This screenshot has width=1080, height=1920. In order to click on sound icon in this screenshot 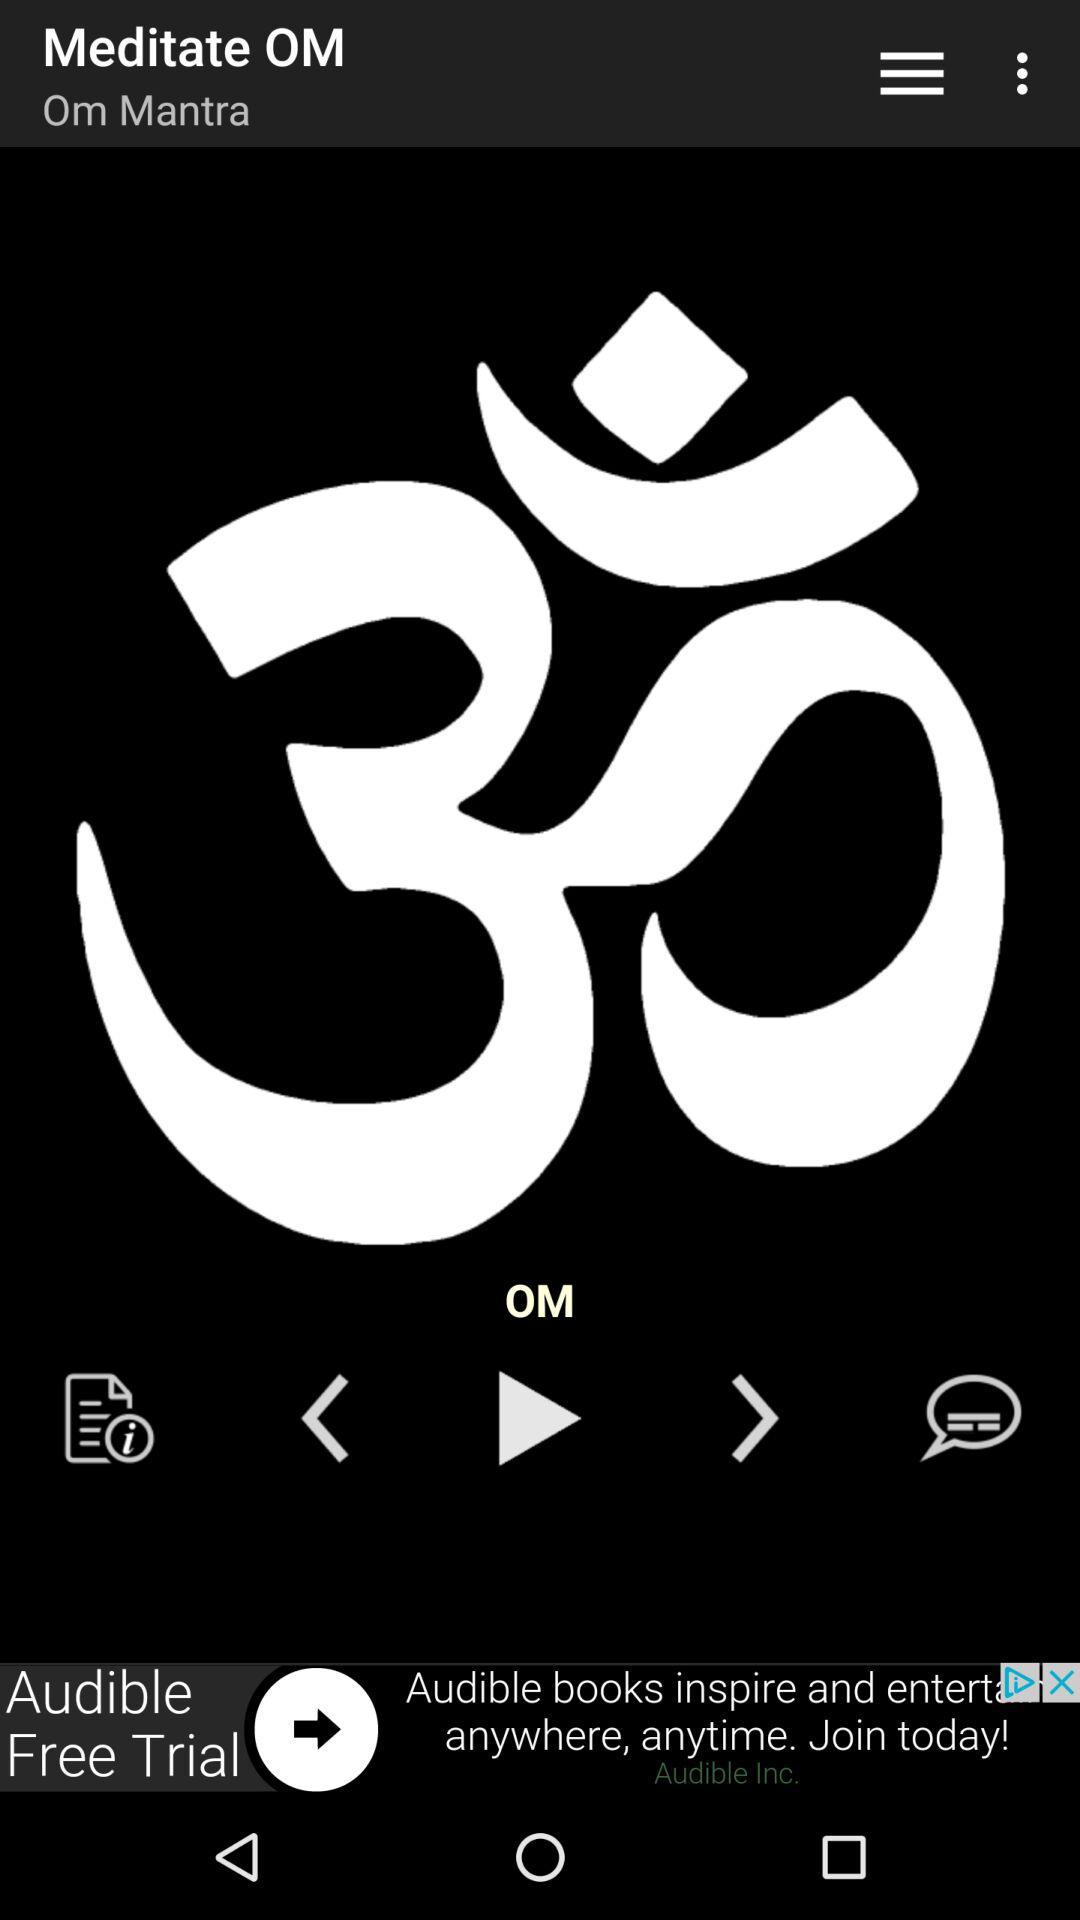, I will do `click(540, 768)`.